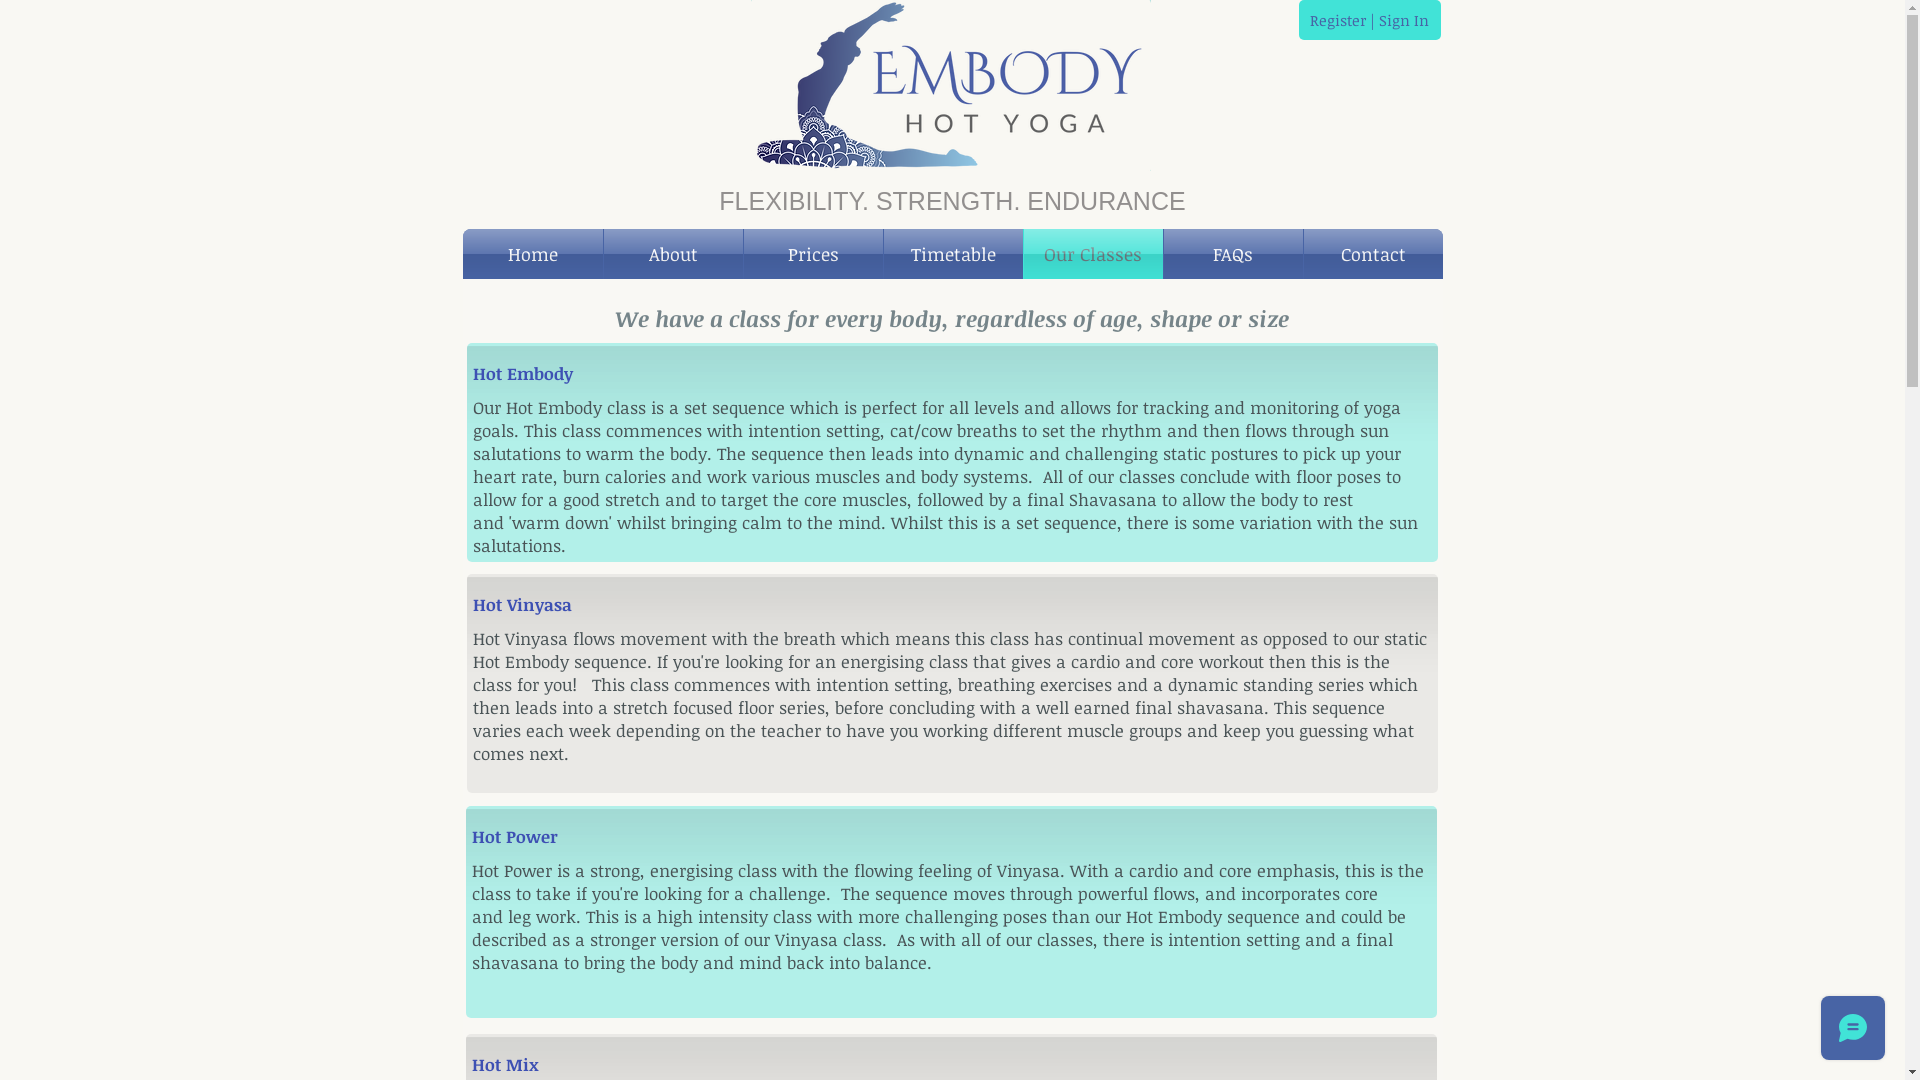 Image resolution: width=1920 pixels, height=1080 pixels. I want to click on 'Register | Sign In', so click(1367, 19).